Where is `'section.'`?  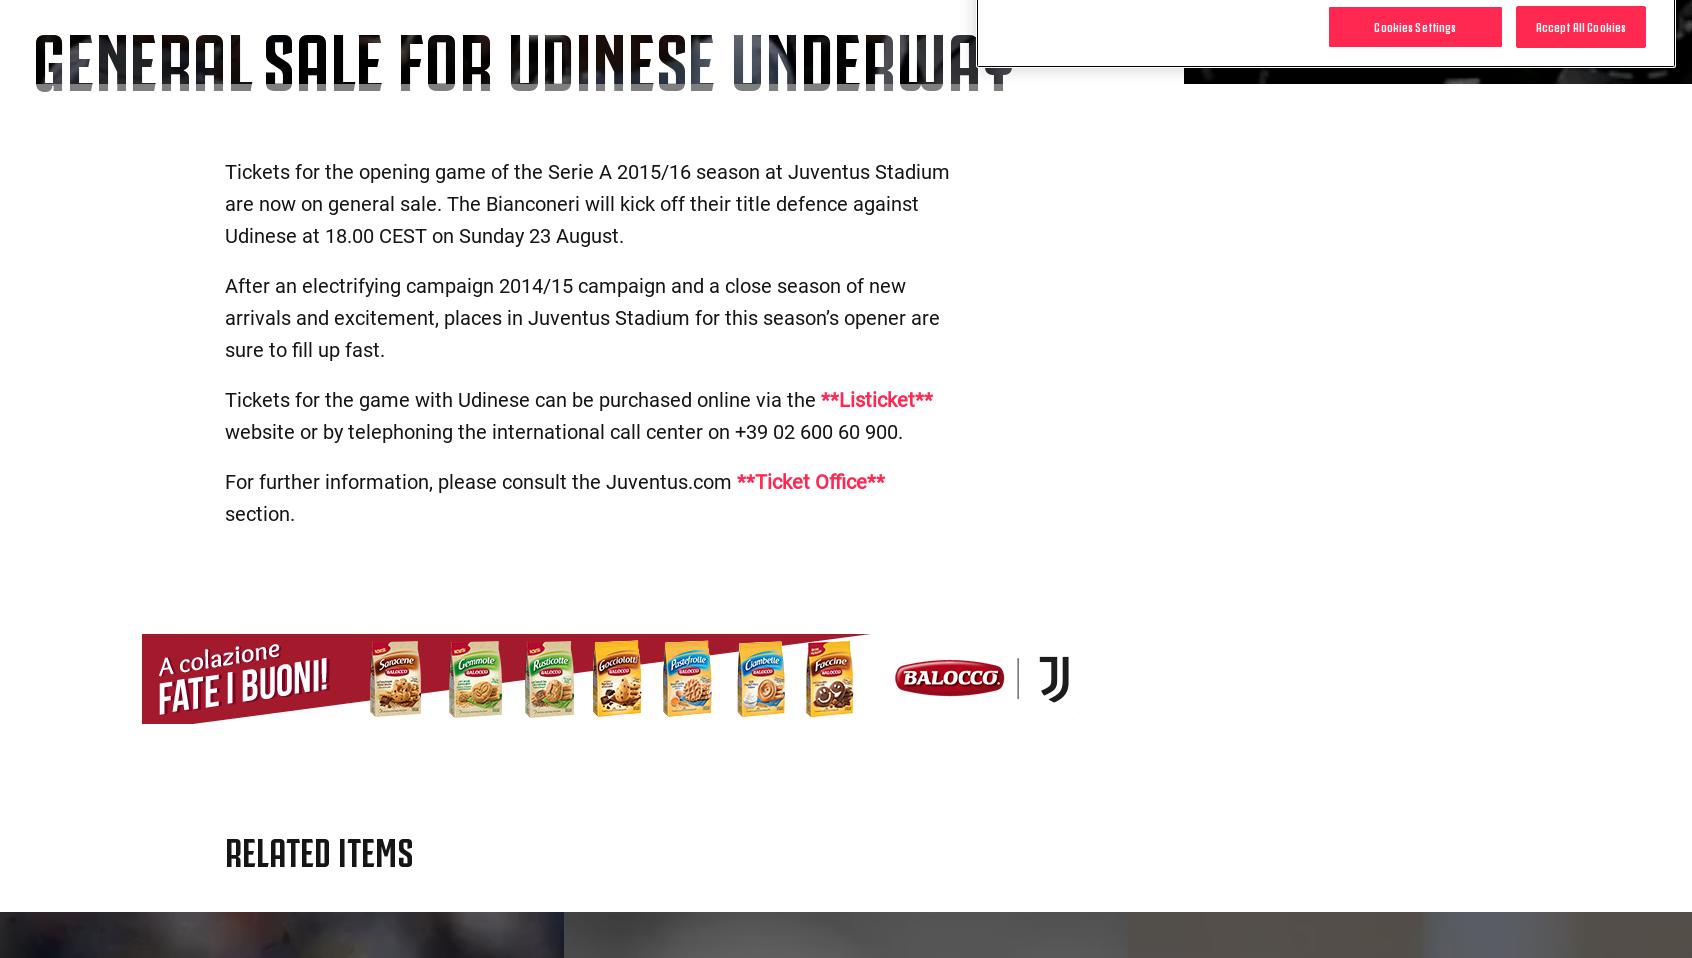
'section.' is located at coordinates (260, 512).